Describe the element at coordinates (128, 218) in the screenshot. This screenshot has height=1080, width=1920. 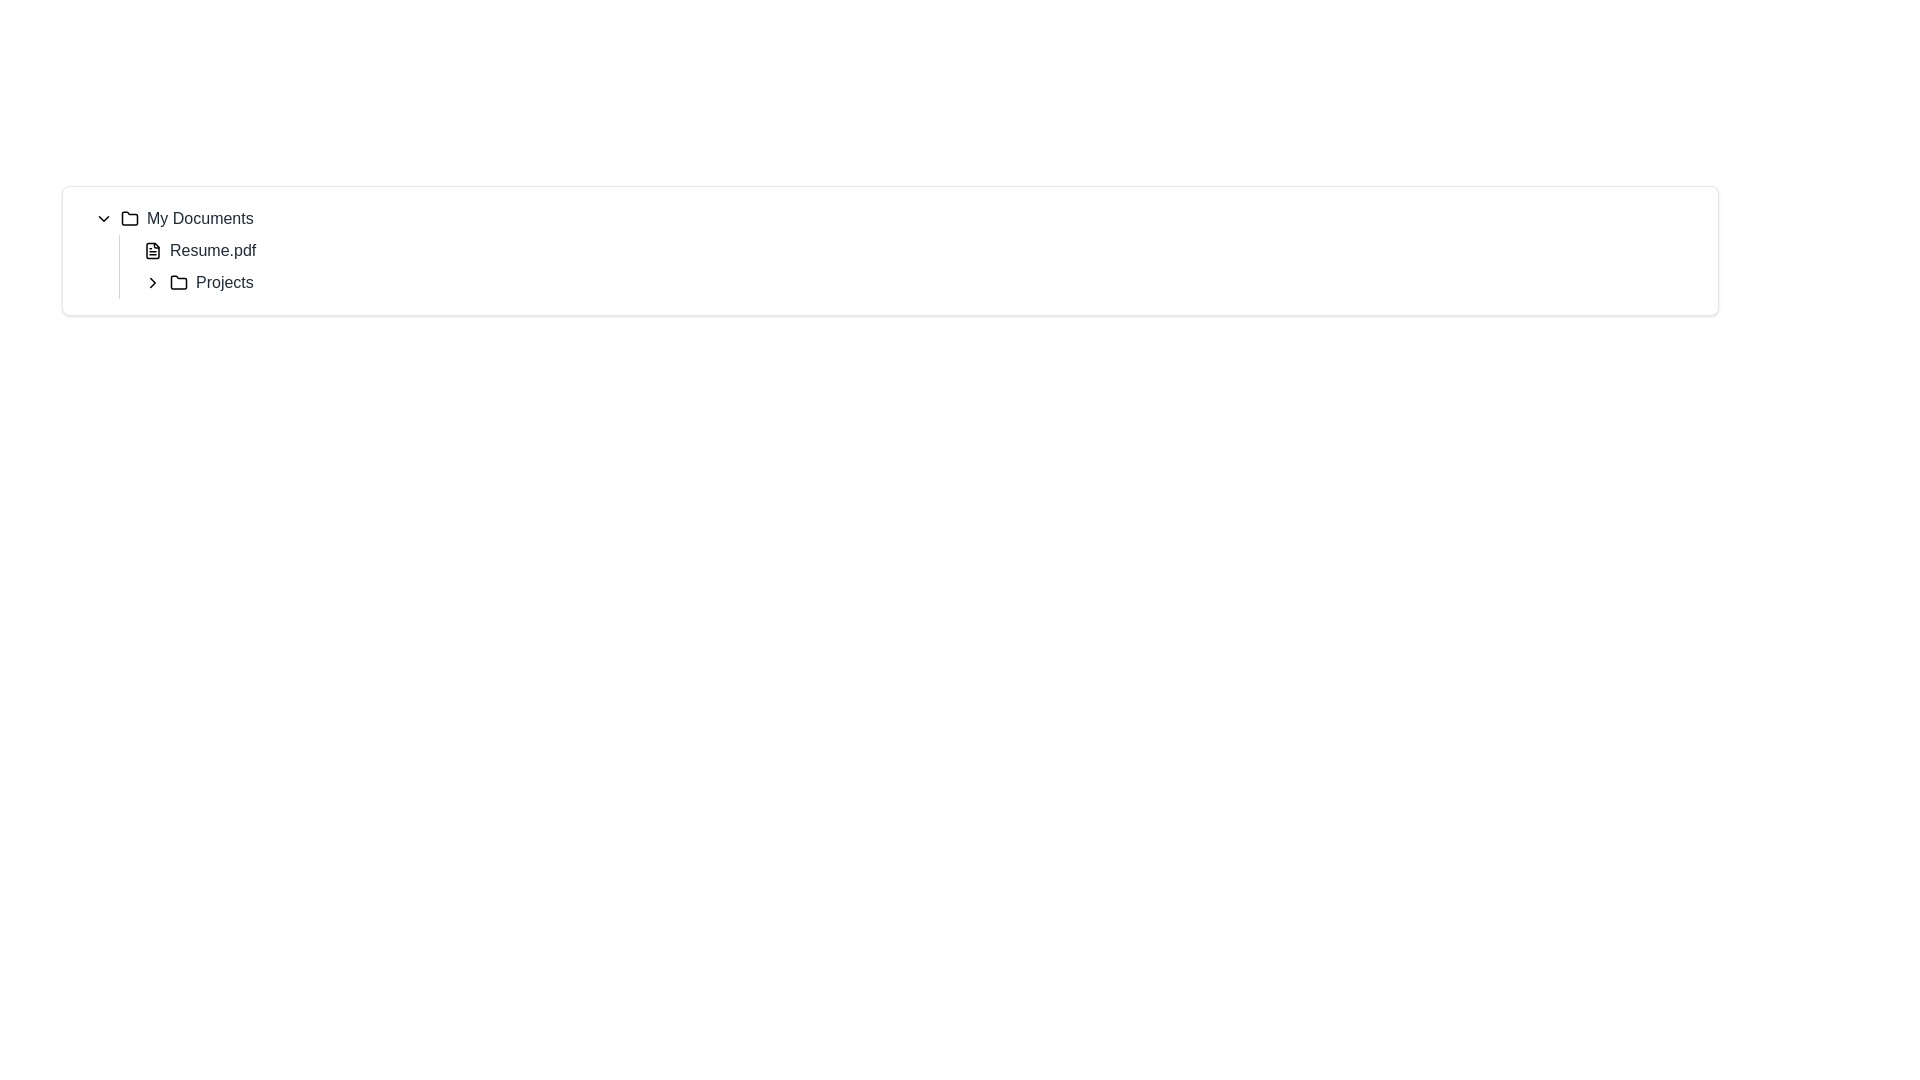
I see `the folder icon located in the top-left corner of the file list, preceding the text label 'My Documents'` at that location.